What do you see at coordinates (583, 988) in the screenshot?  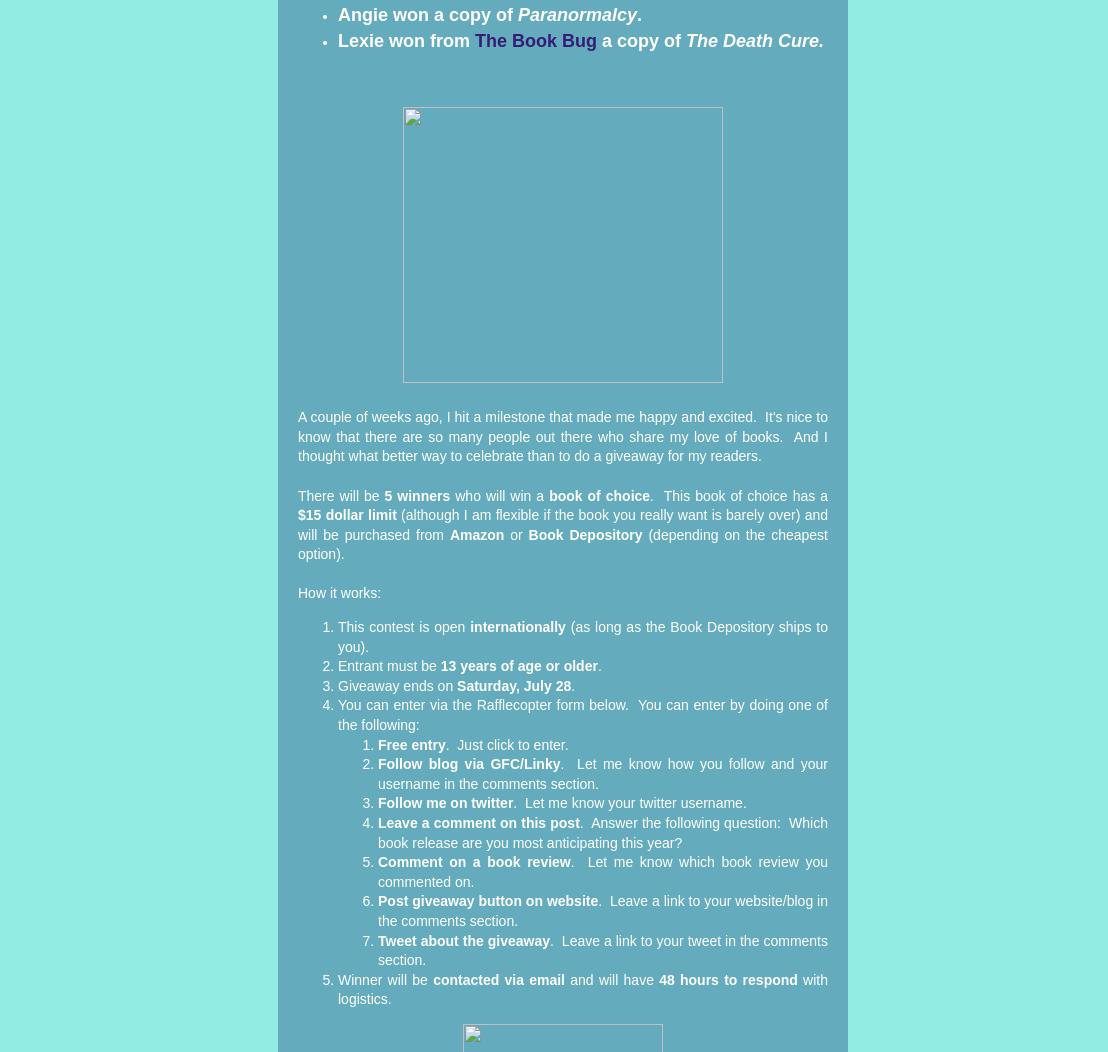 I see `'with logistics.'` at bounding box center [583, 988].